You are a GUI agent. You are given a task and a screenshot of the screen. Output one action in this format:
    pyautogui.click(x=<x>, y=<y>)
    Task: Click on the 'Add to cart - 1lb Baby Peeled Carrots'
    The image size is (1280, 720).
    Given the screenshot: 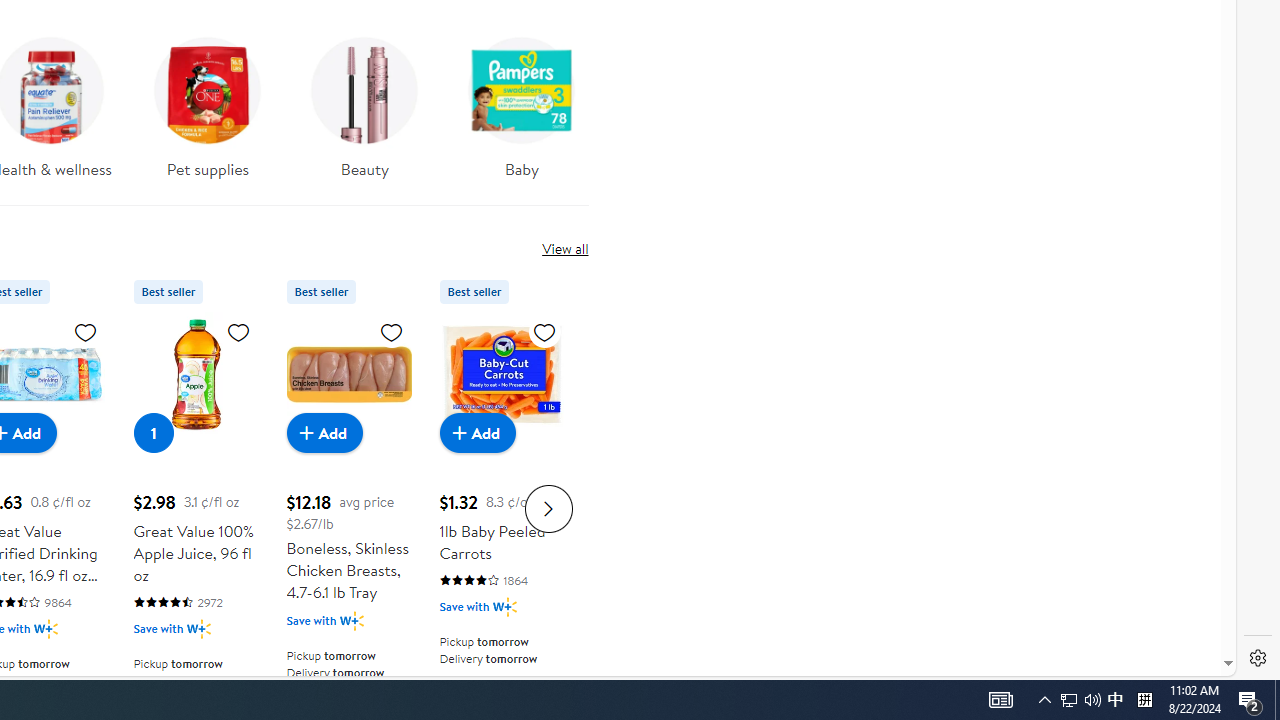 What is the action you would take?
    pyautogui.click(x=477, y=431)
    